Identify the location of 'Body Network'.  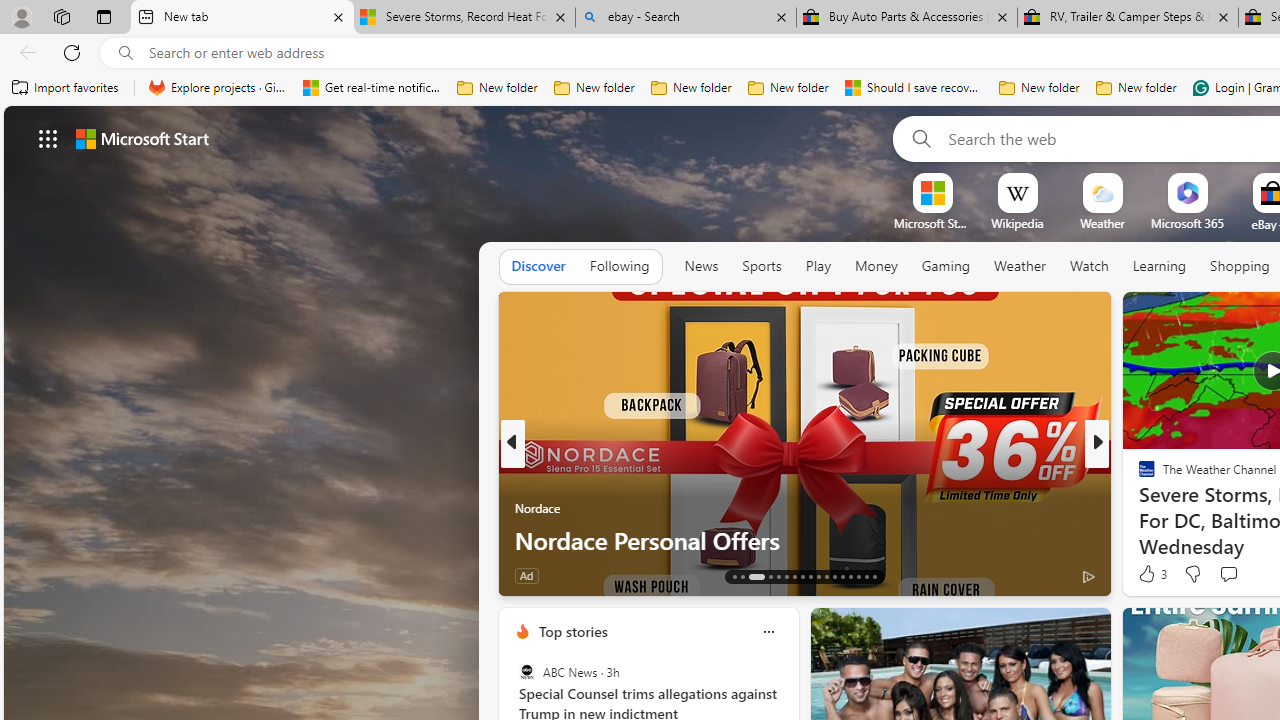
(1138, 475).